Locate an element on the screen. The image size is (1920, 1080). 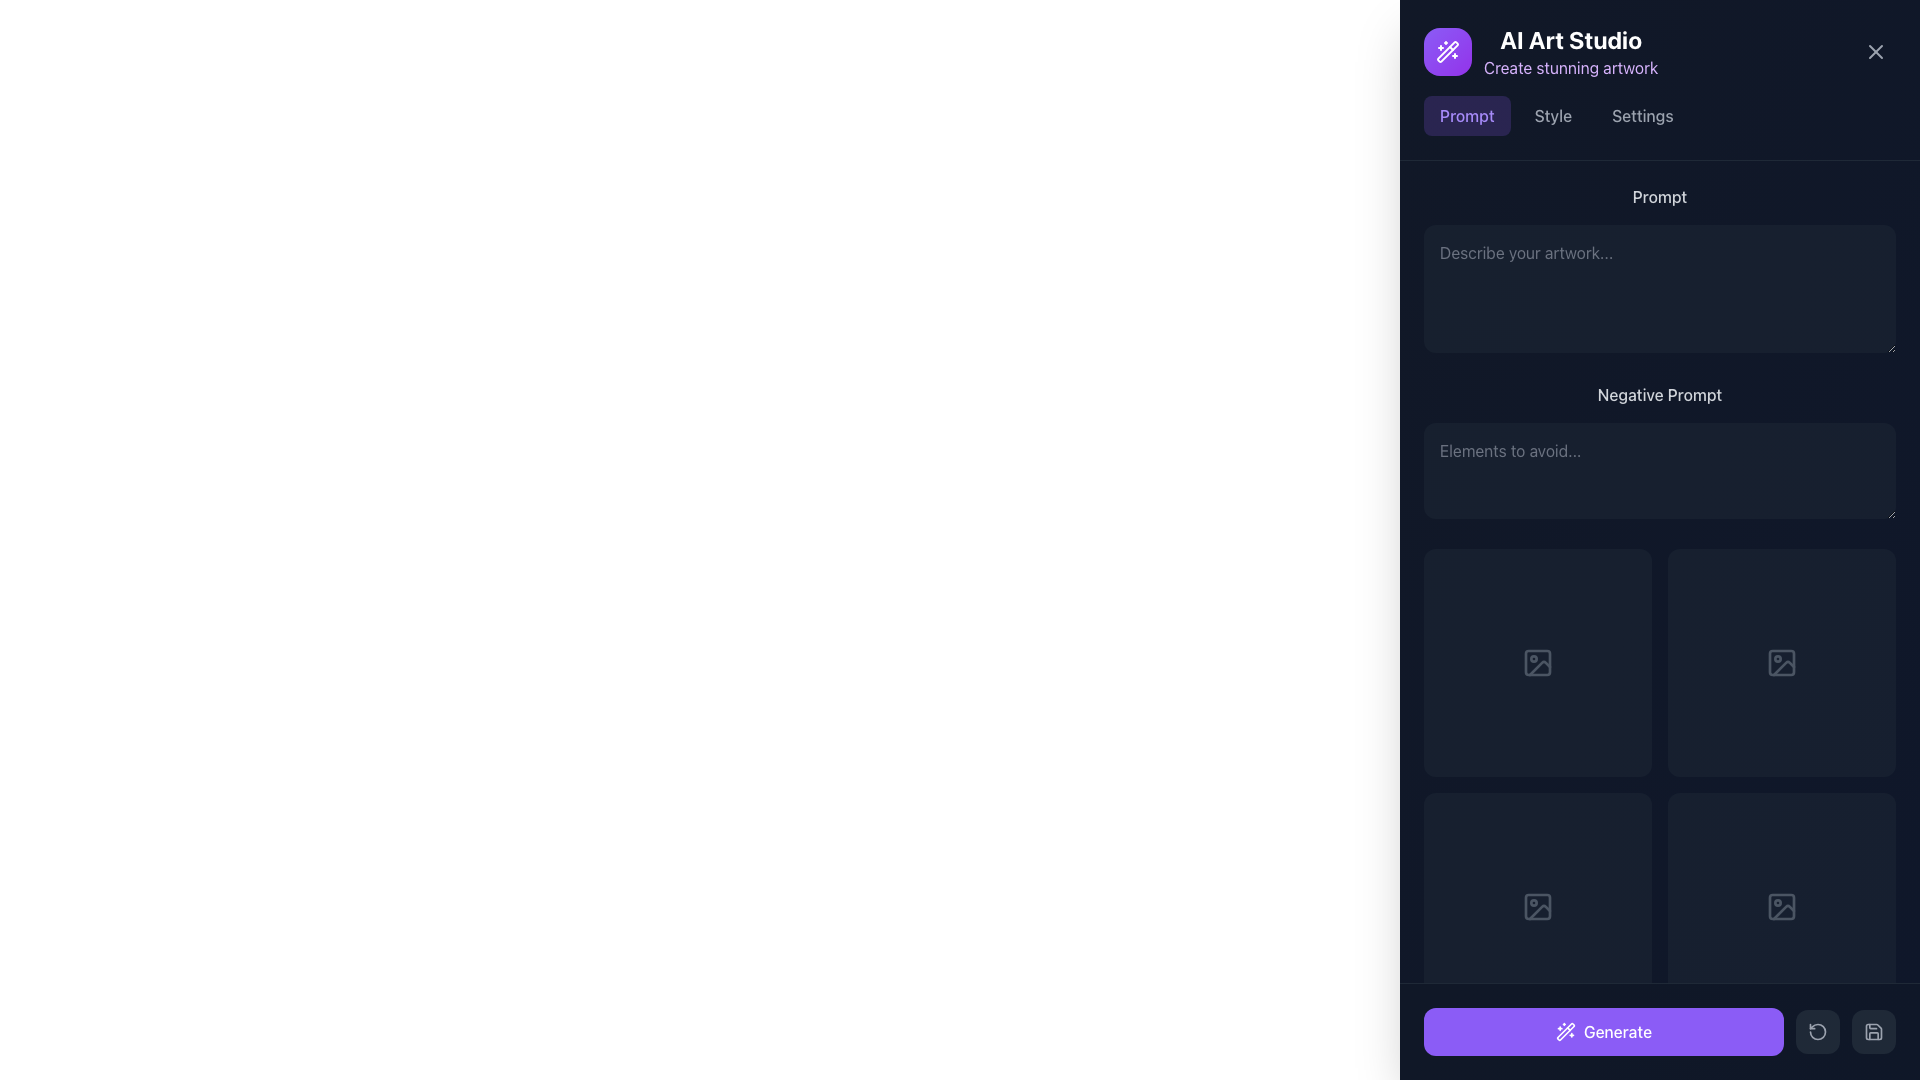
the left-curving arrow icon embedded in a rounded rectangular button at the bottom-right of the interface is located at coordinates (1818, 1032).